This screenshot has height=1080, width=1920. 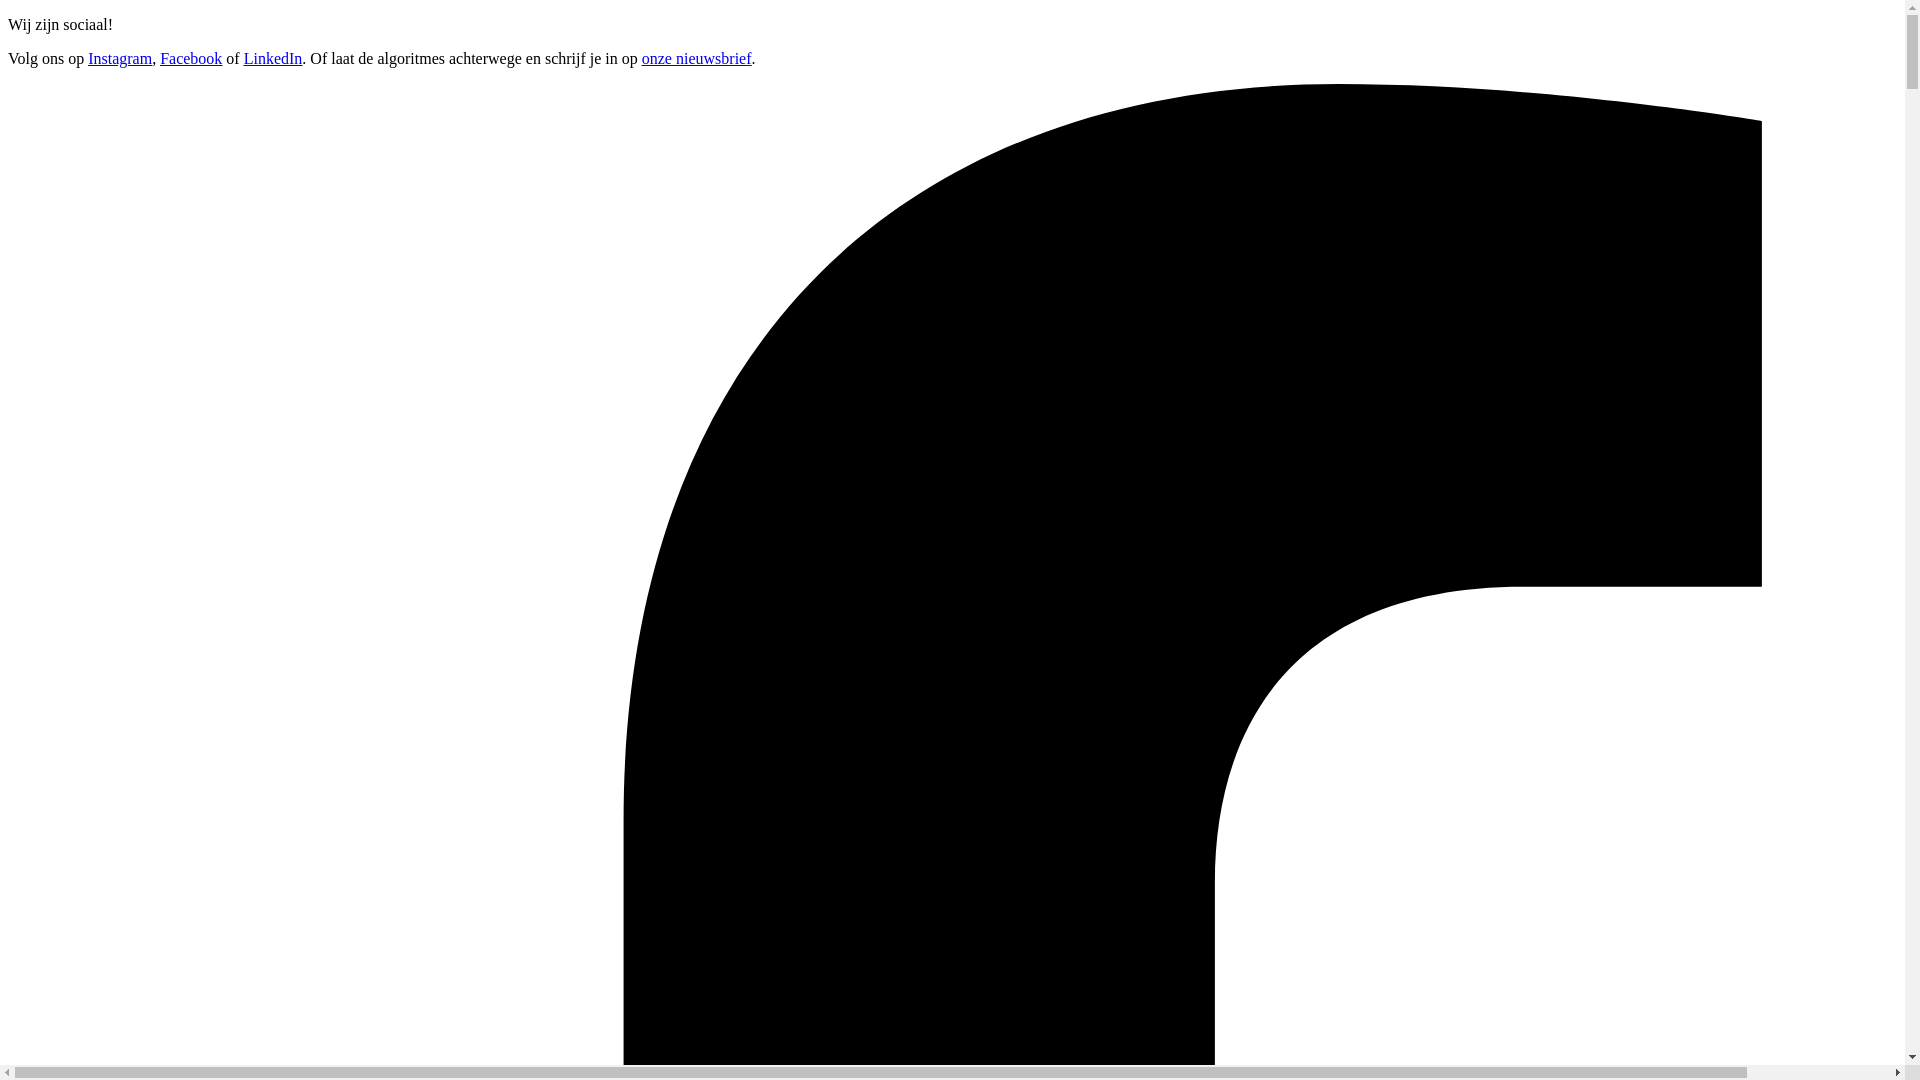 I want to click on 'LinkedIn', so click(x=272, y=57).